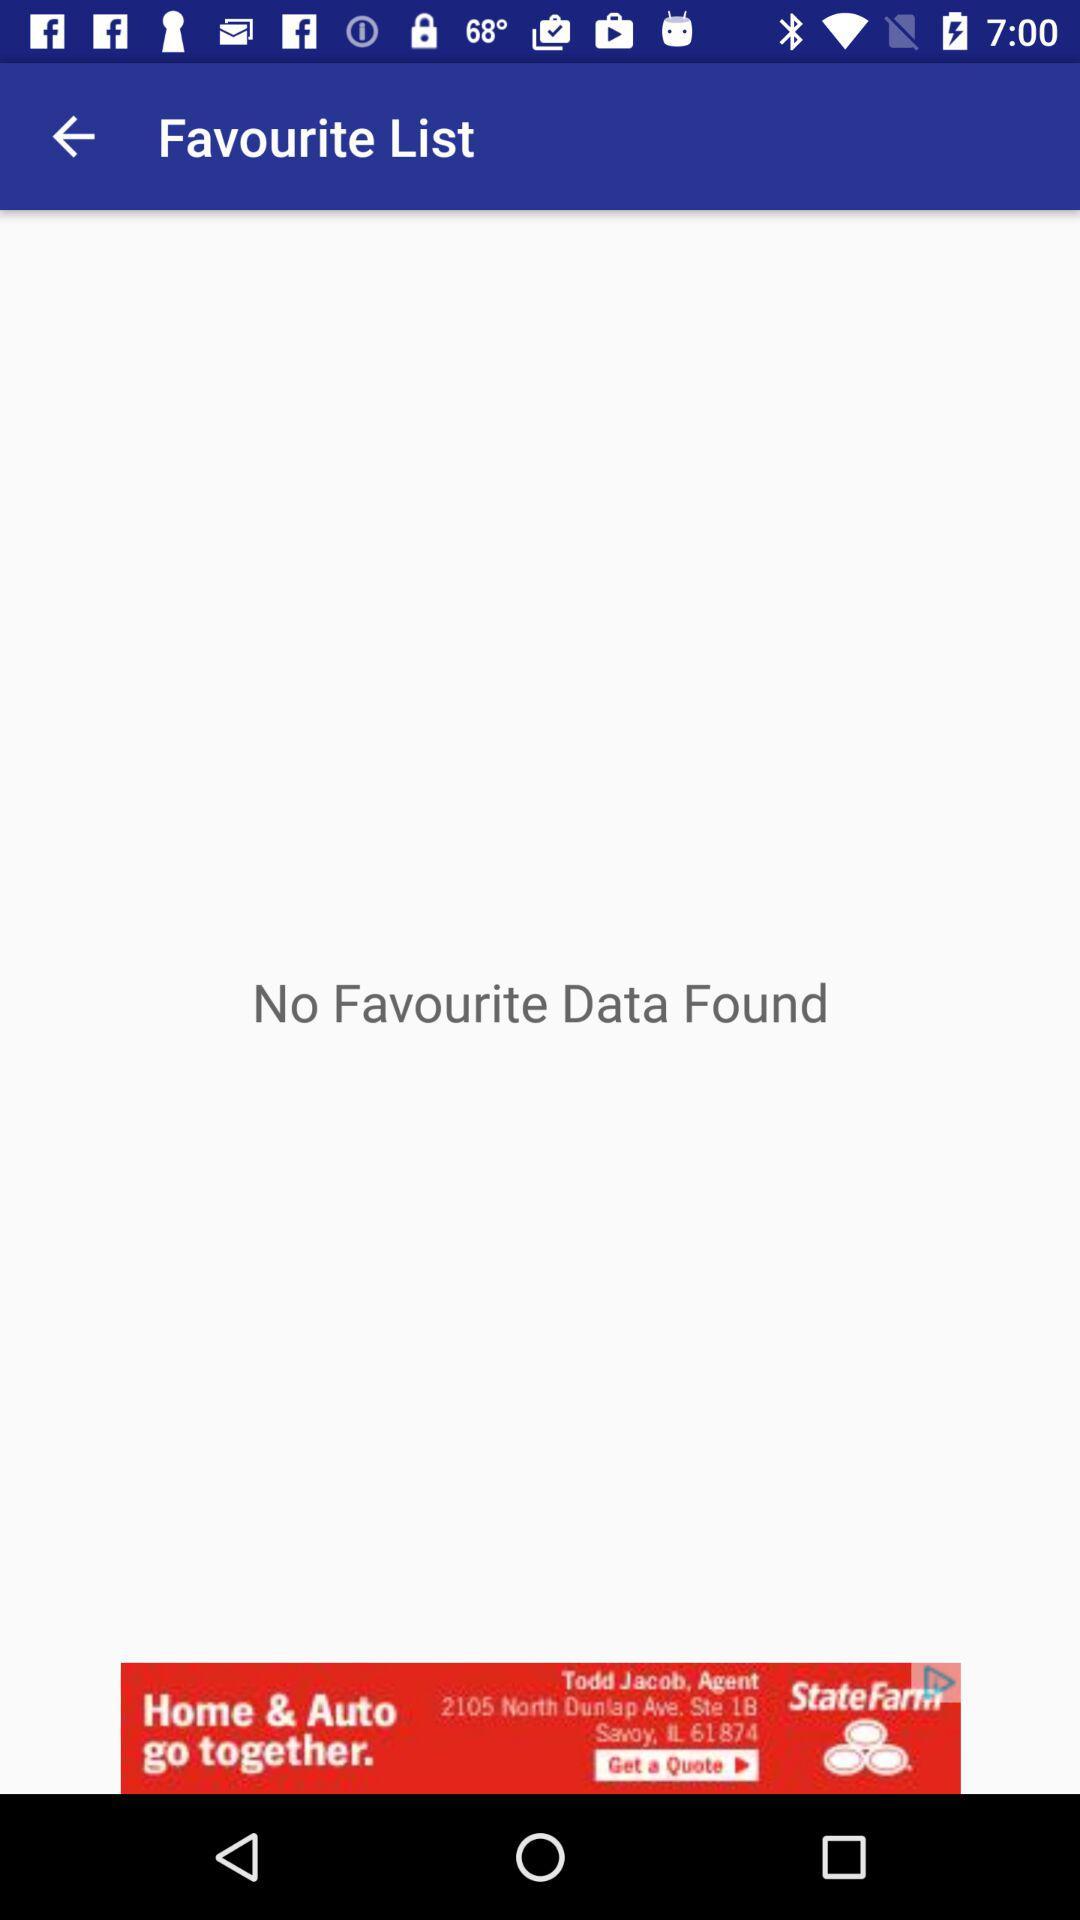 The width and height of the screenshot is (1080, 1920). What do you see at coordinates (540, 1727) in the screenshot?
I see `open advertisement` at bounding box center [540, 1727].